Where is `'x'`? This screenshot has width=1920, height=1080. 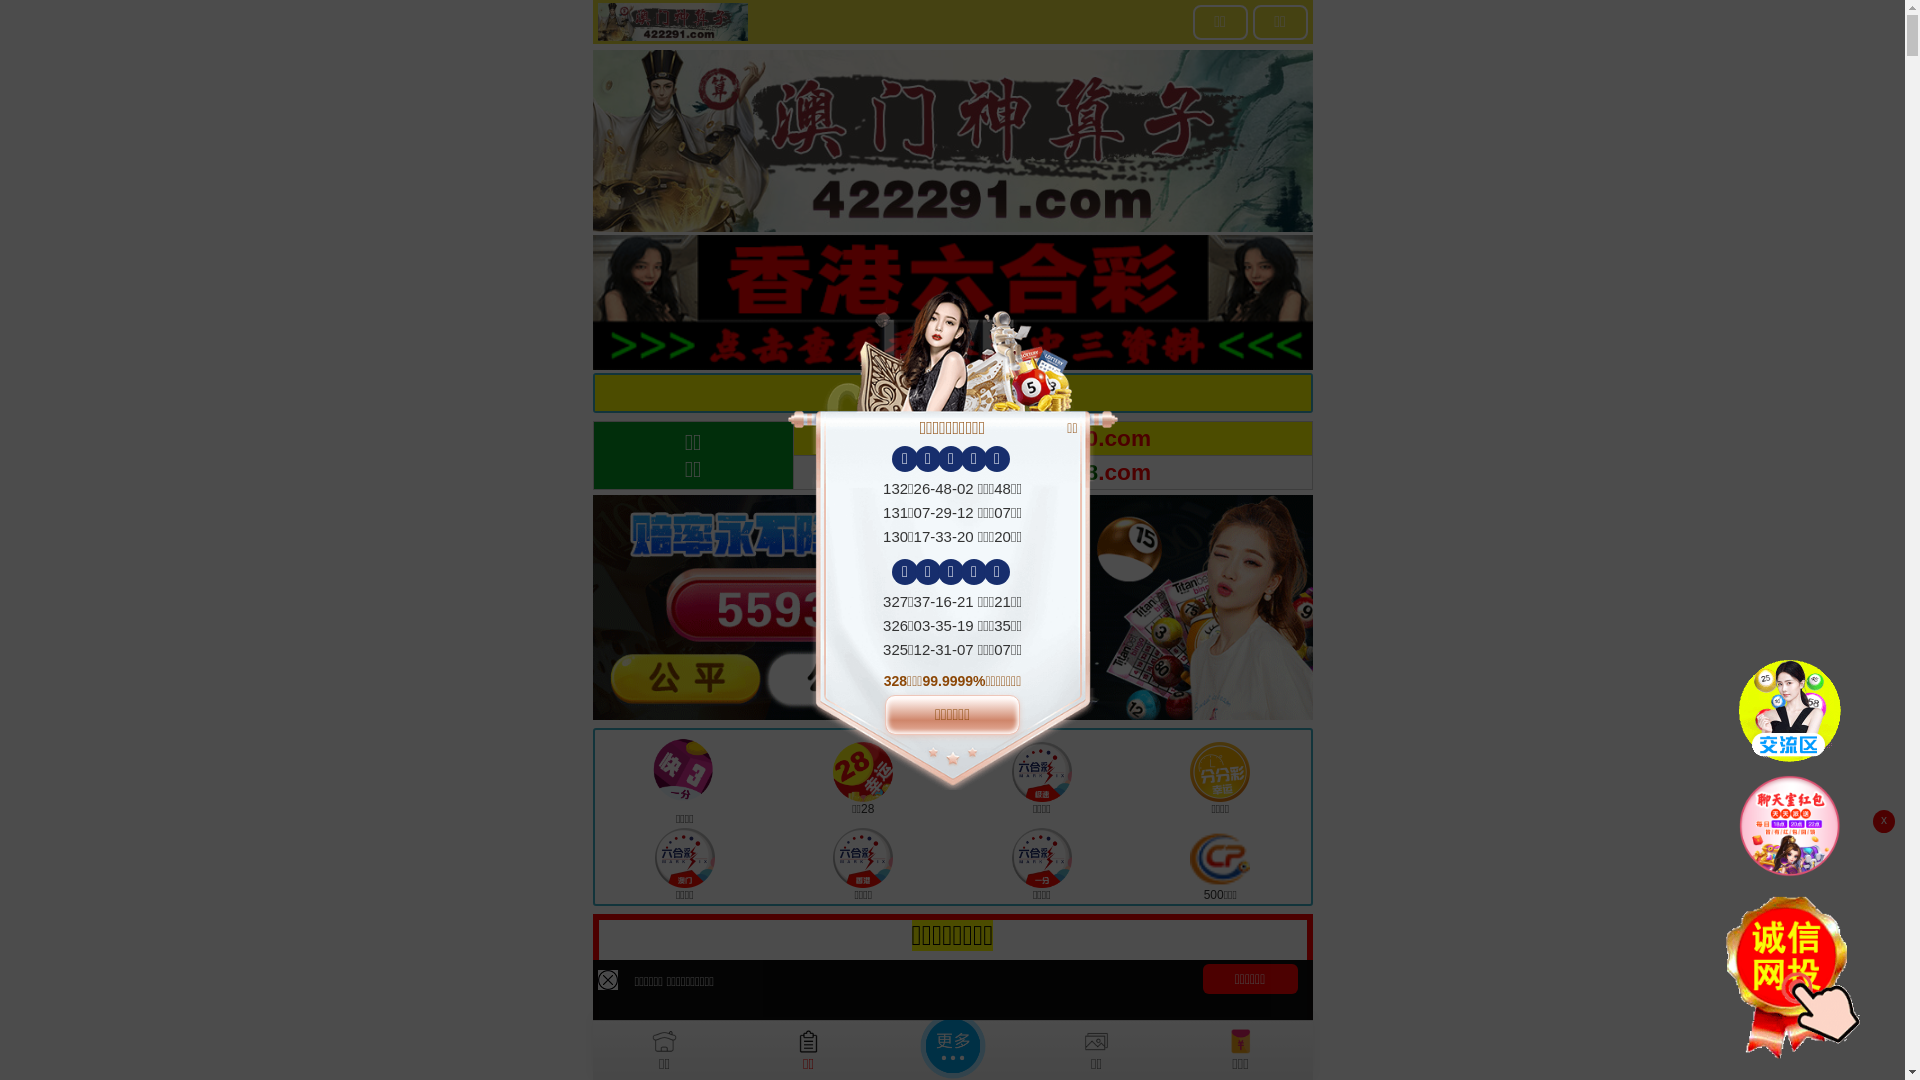
'x' is located at coordinates (1871, 821).